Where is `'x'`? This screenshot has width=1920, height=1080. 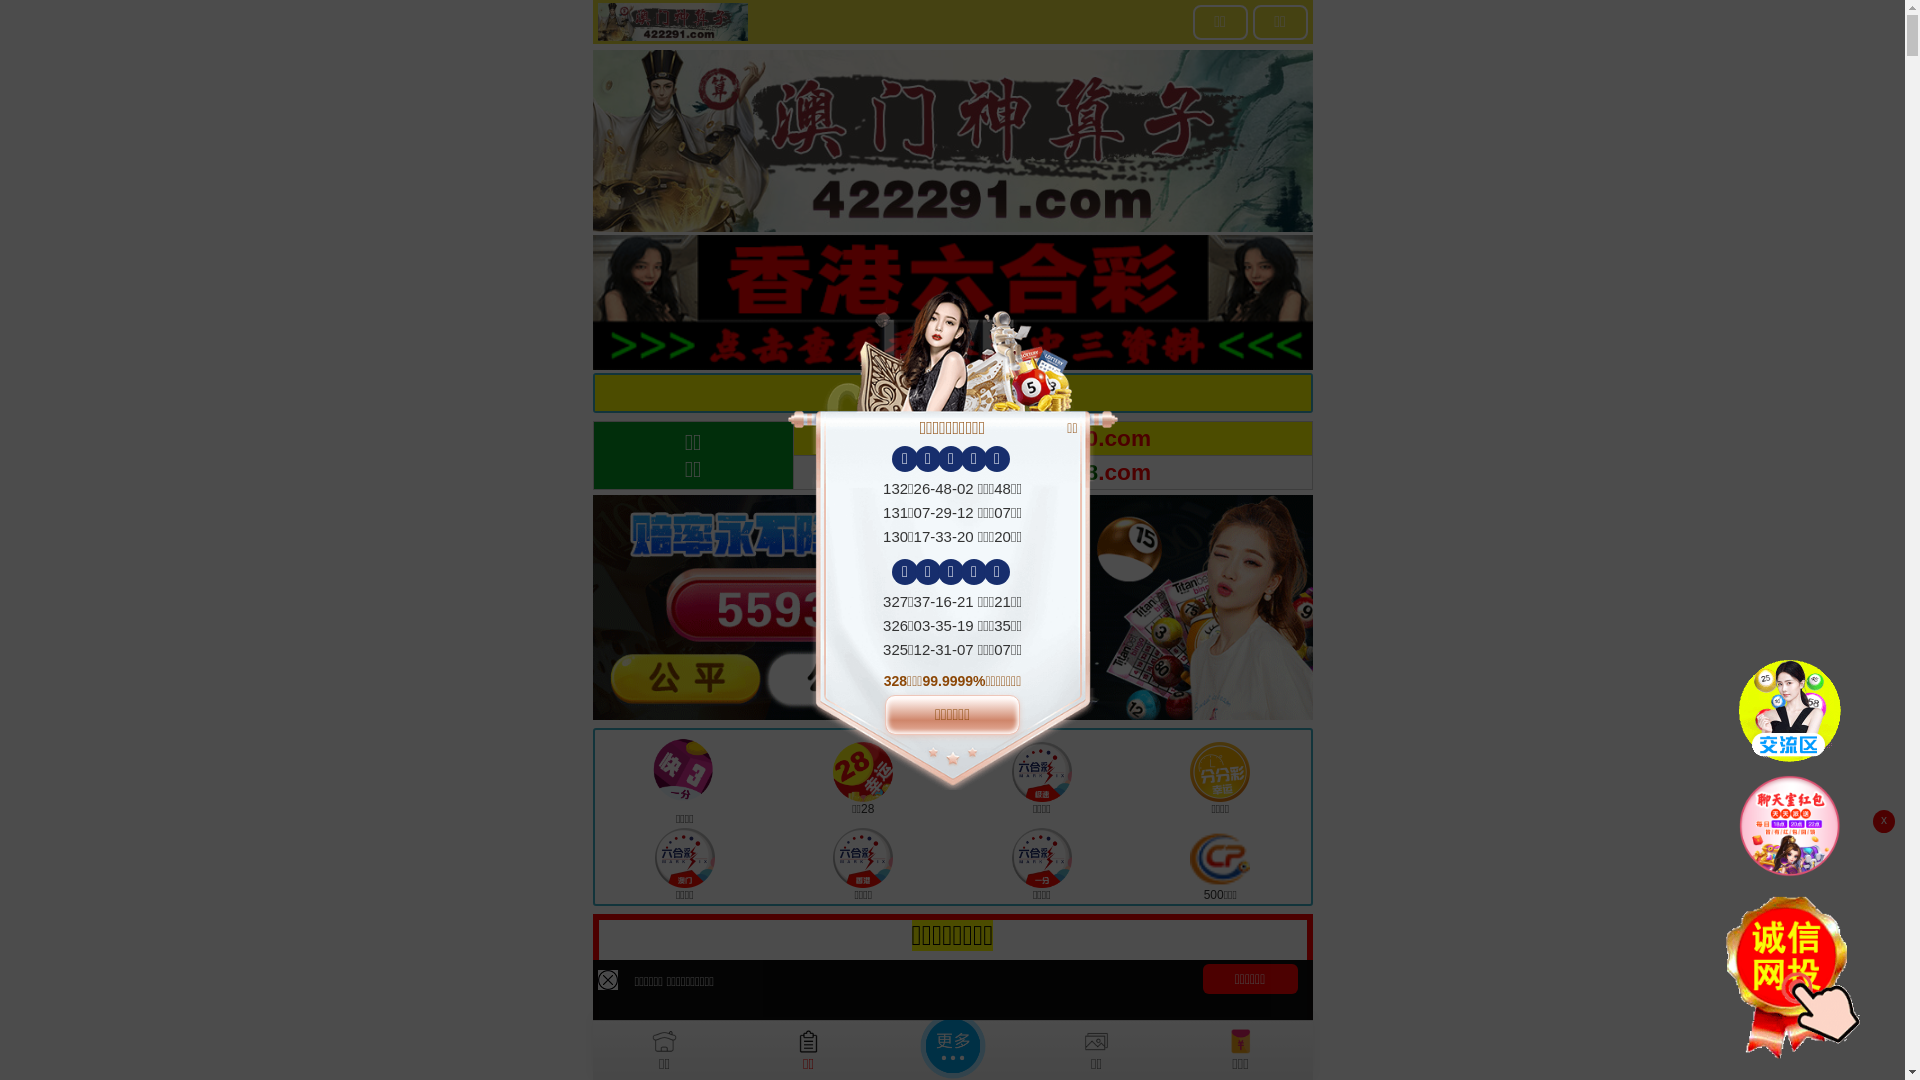
'x' is located at coordinates (1871, 821).